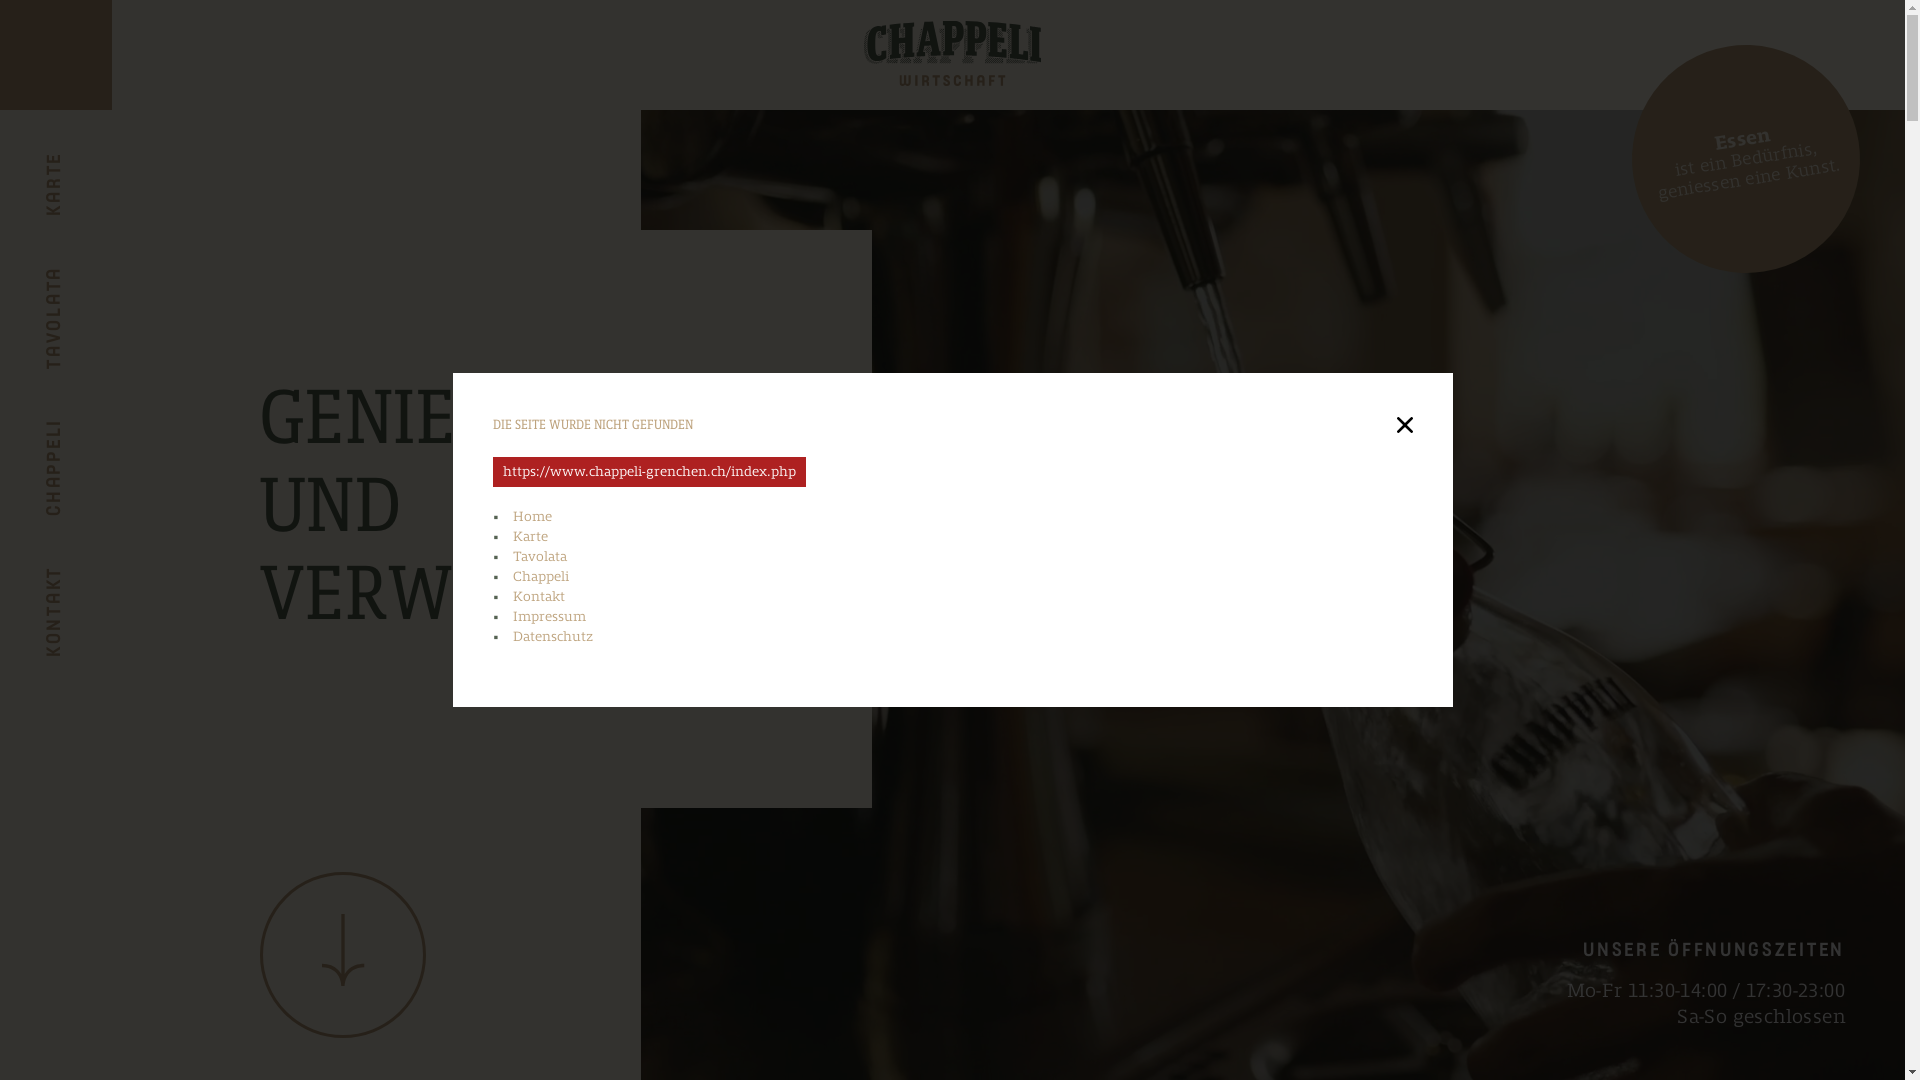 Image resolution: width=1920 pixels, height=1080 pixels. Describe the element at coordinates (531, 515) in the screenshot. I see `'Home'` at that location.